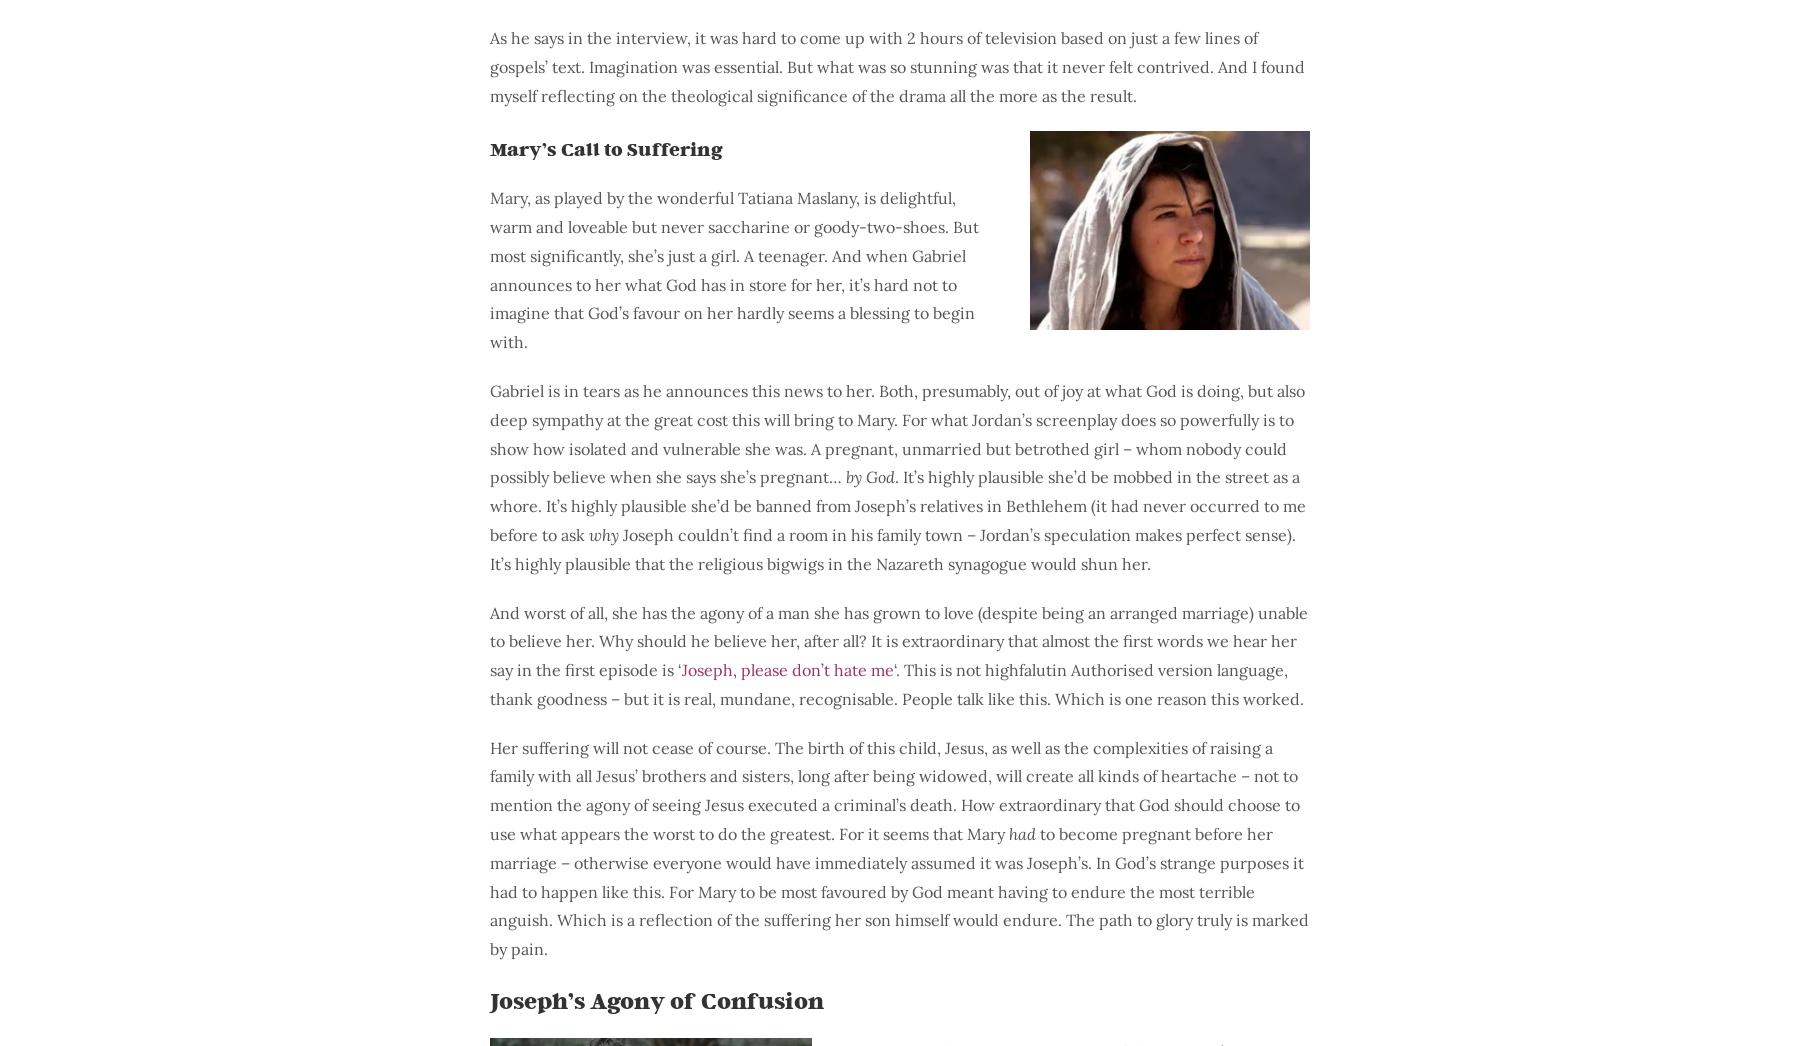 The height and width of the screenshot is (1046, 1800). What do you see at coordinates (606, 147) in the screenshot?
I see `'Mary’s Call to Suffering'` at bounding box center [606, 147].